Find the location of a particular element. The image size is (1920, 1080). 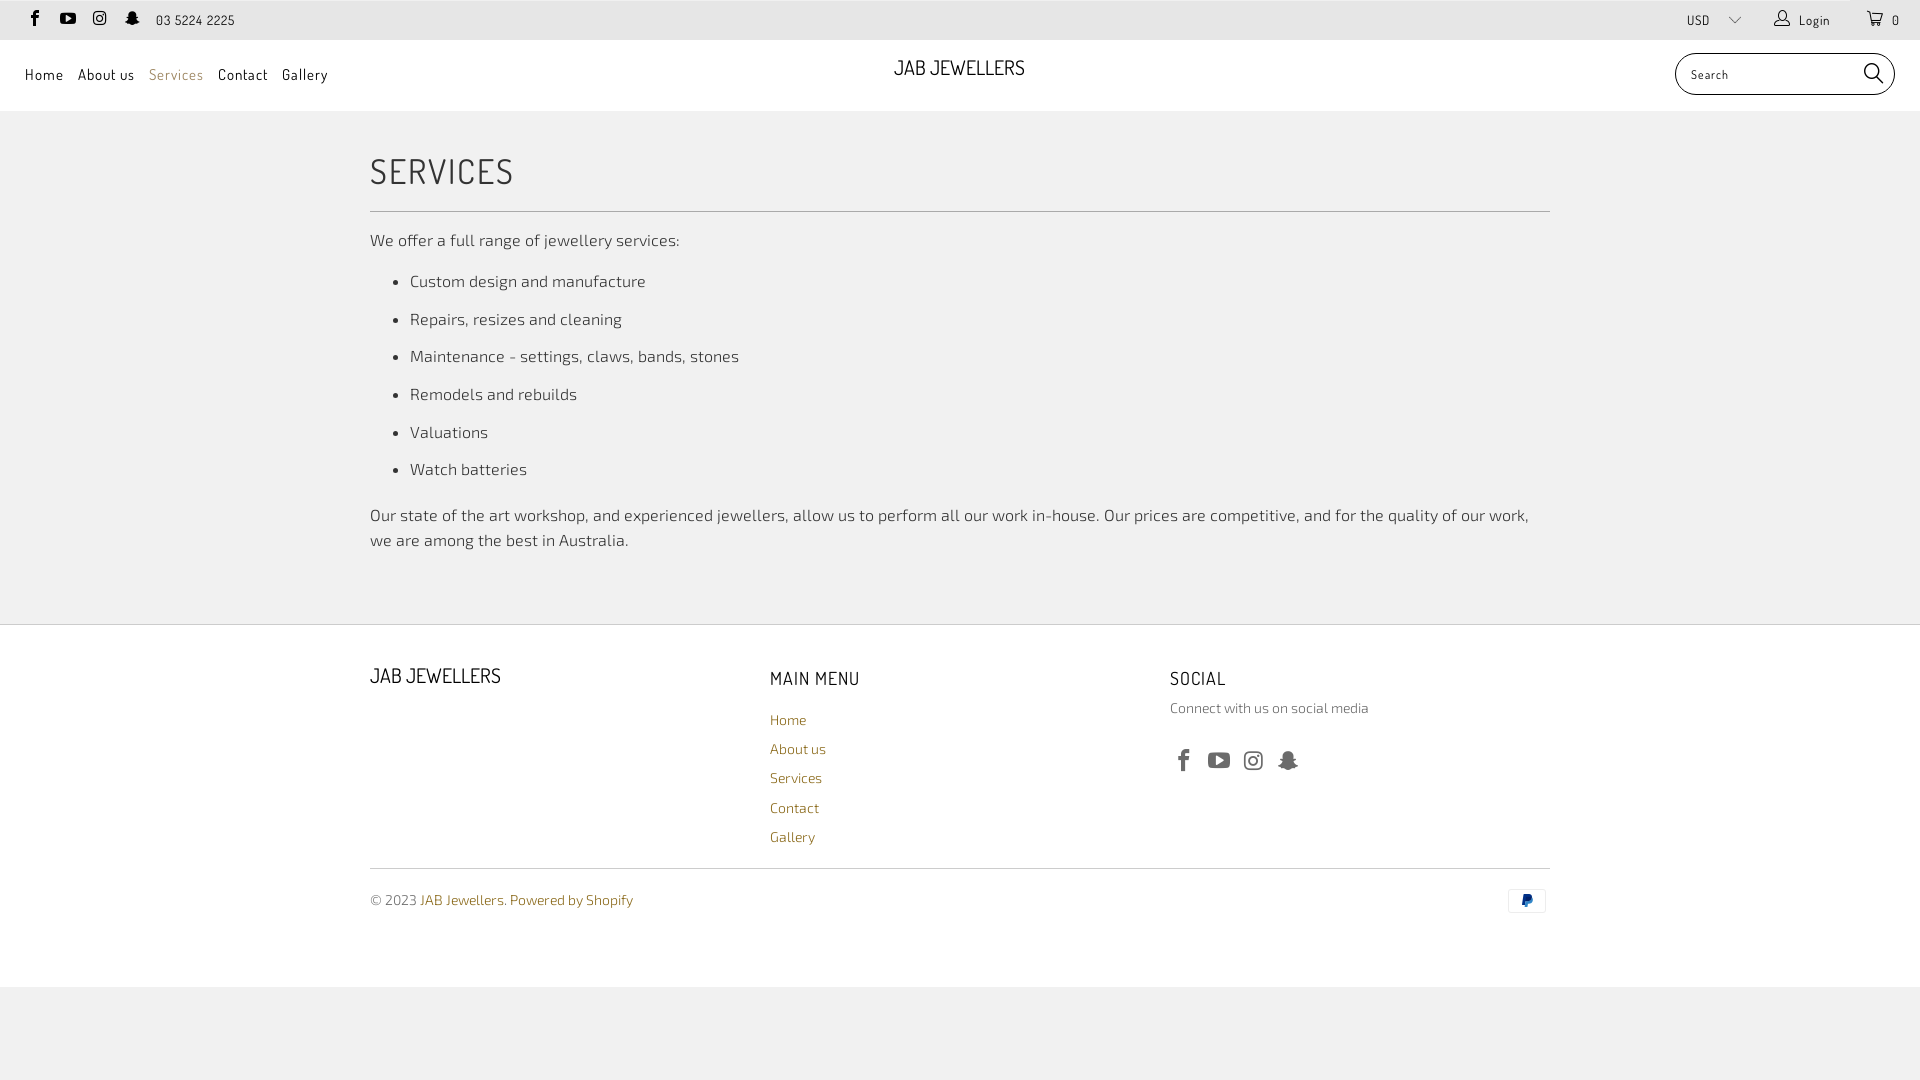

'03 5224 2225' is located at coordinates (155, 19).